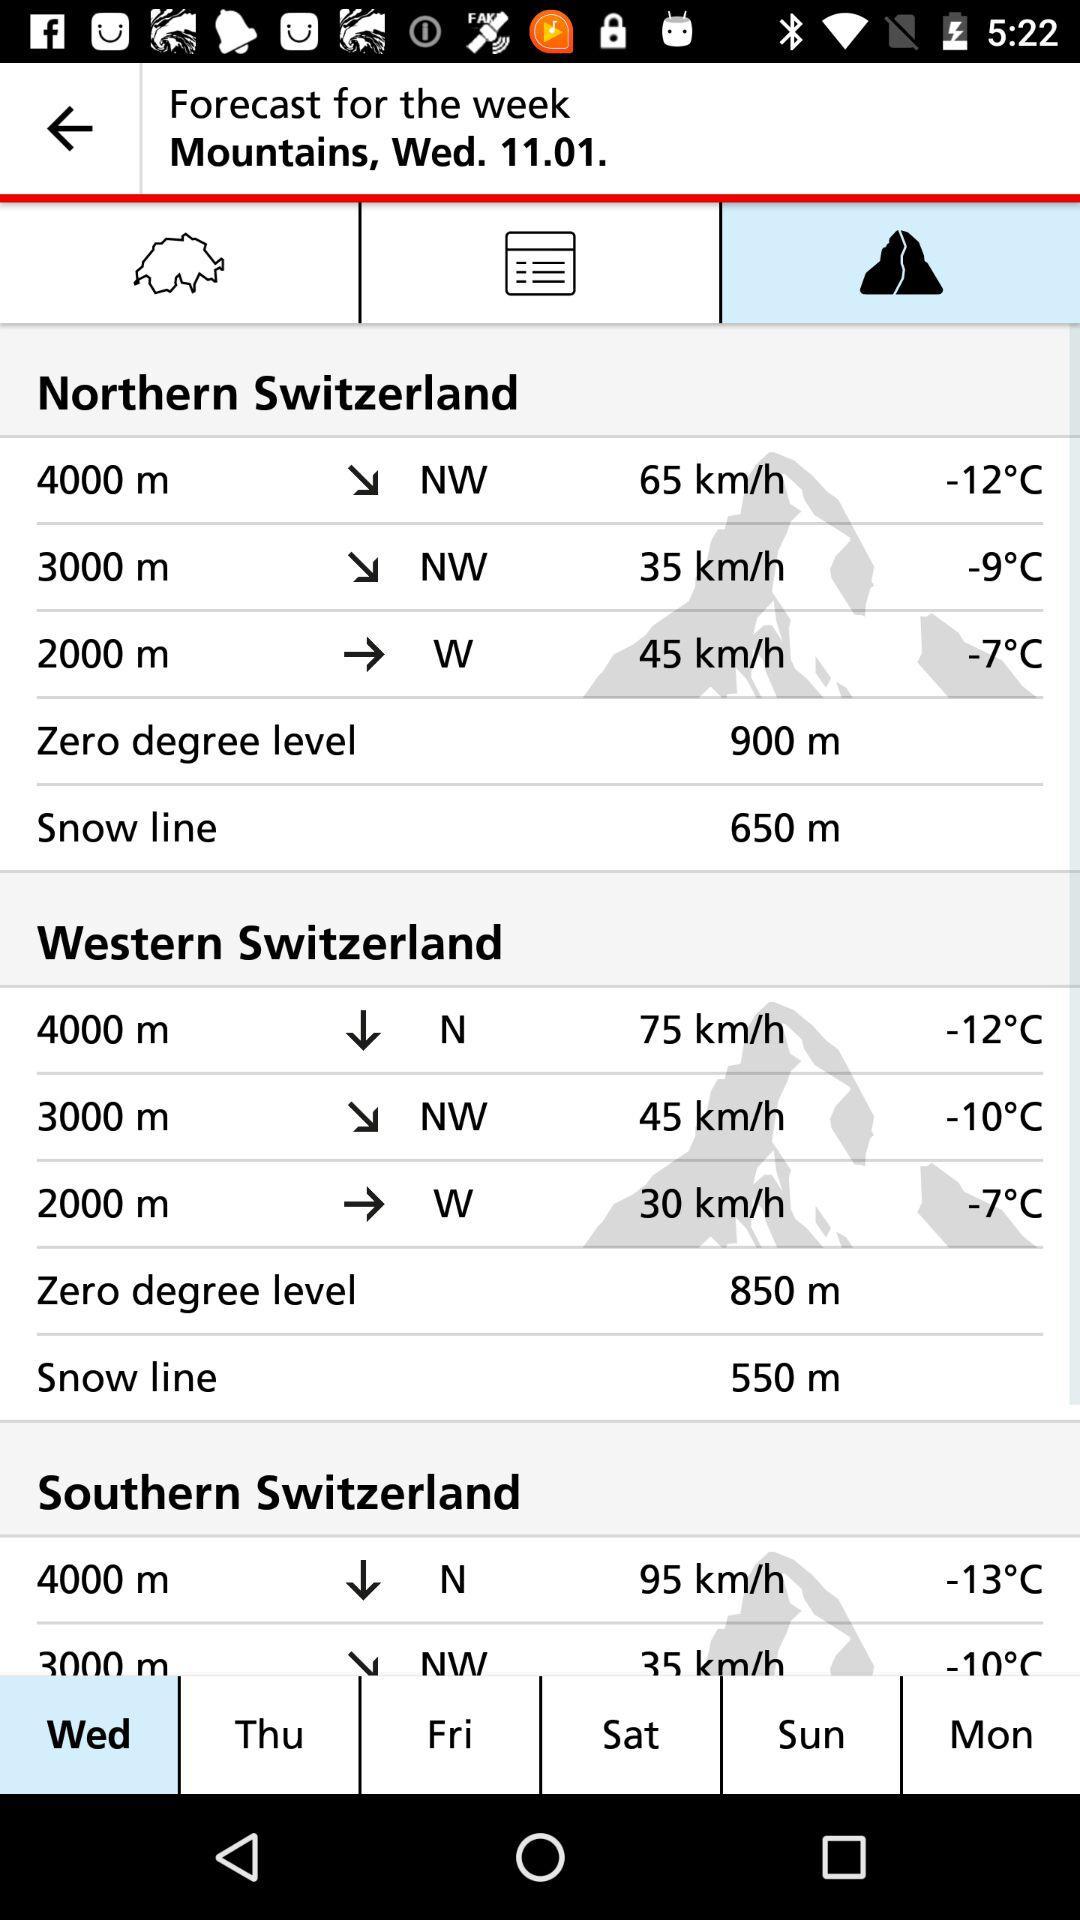 The width and height of the screenshot is (1080, 1920). What do you see at coordinates (811, 1734) in the screenshot?
I see `sun icon` at bounding box center [811, 1734].